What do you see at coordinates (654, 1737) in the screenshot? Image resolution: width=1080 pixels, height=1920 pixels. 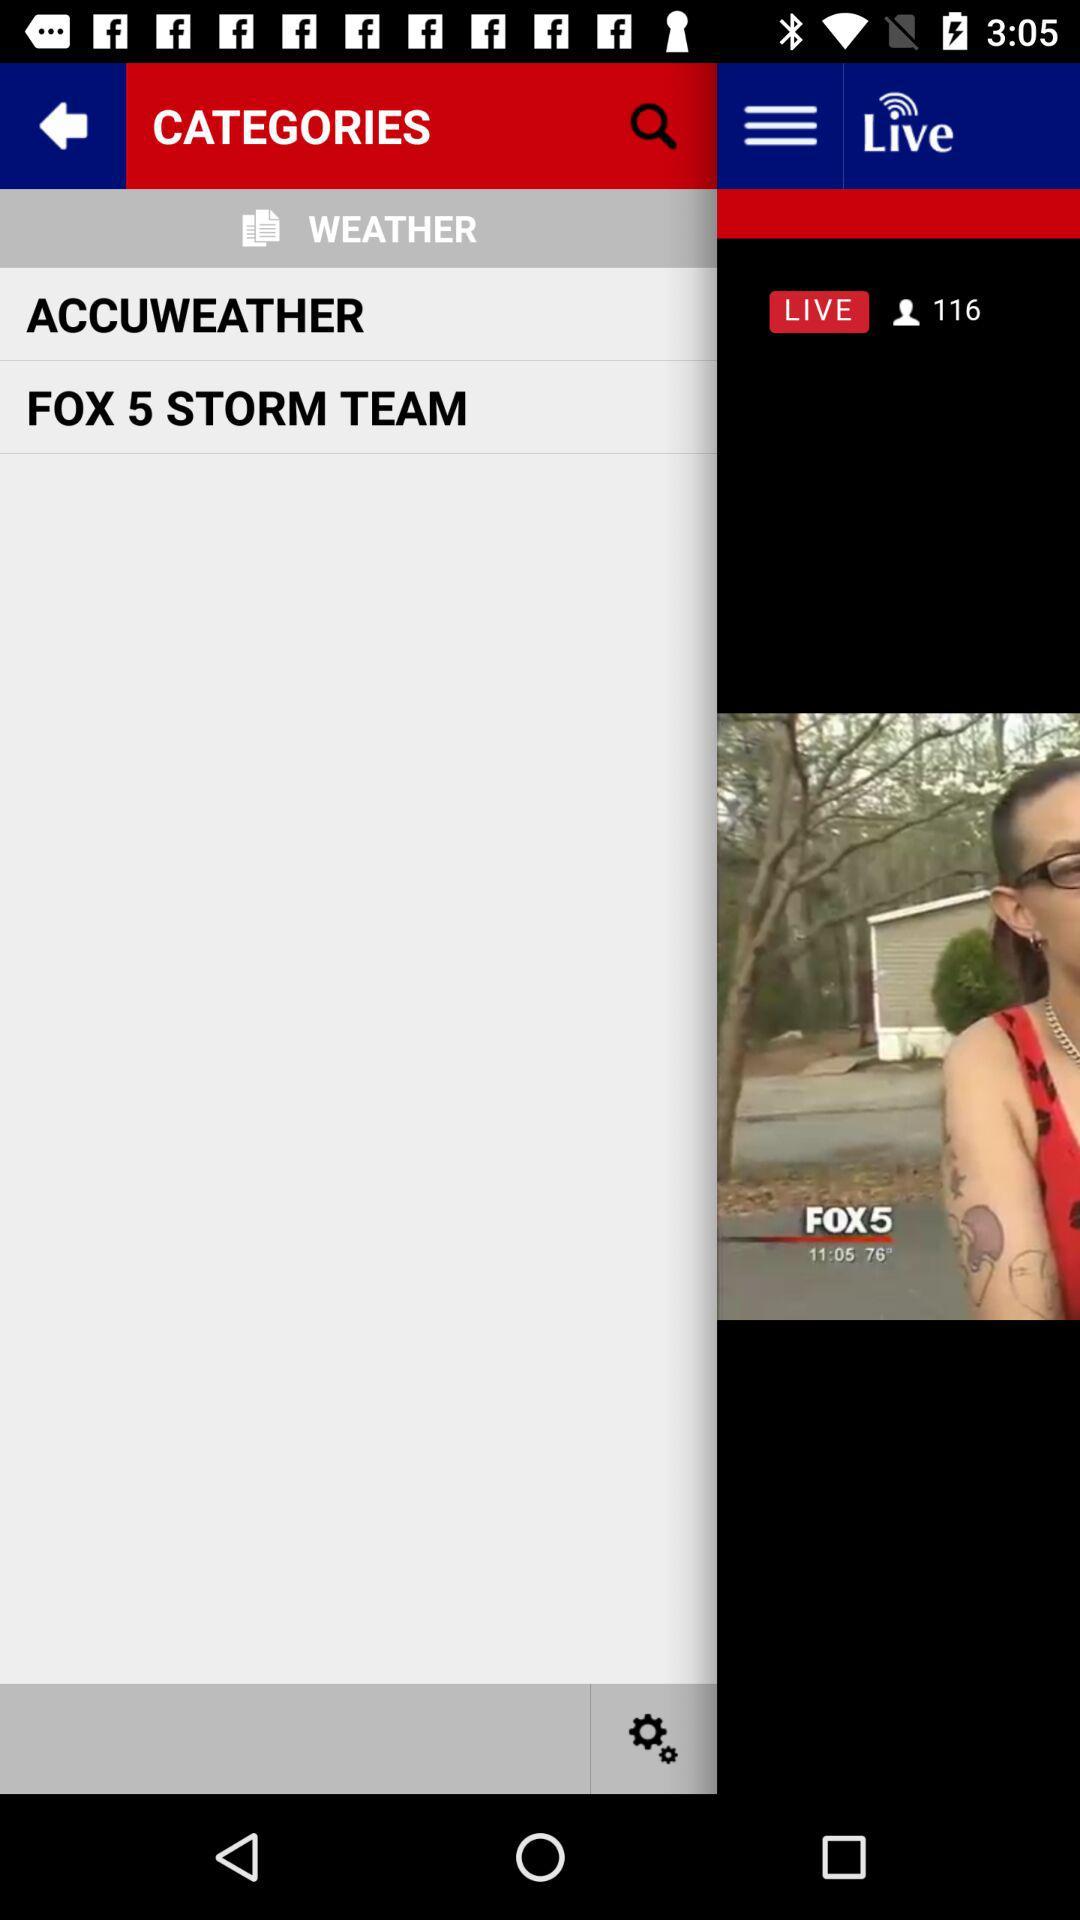 I see `the settings icon` at bounding box center [654, 1737].